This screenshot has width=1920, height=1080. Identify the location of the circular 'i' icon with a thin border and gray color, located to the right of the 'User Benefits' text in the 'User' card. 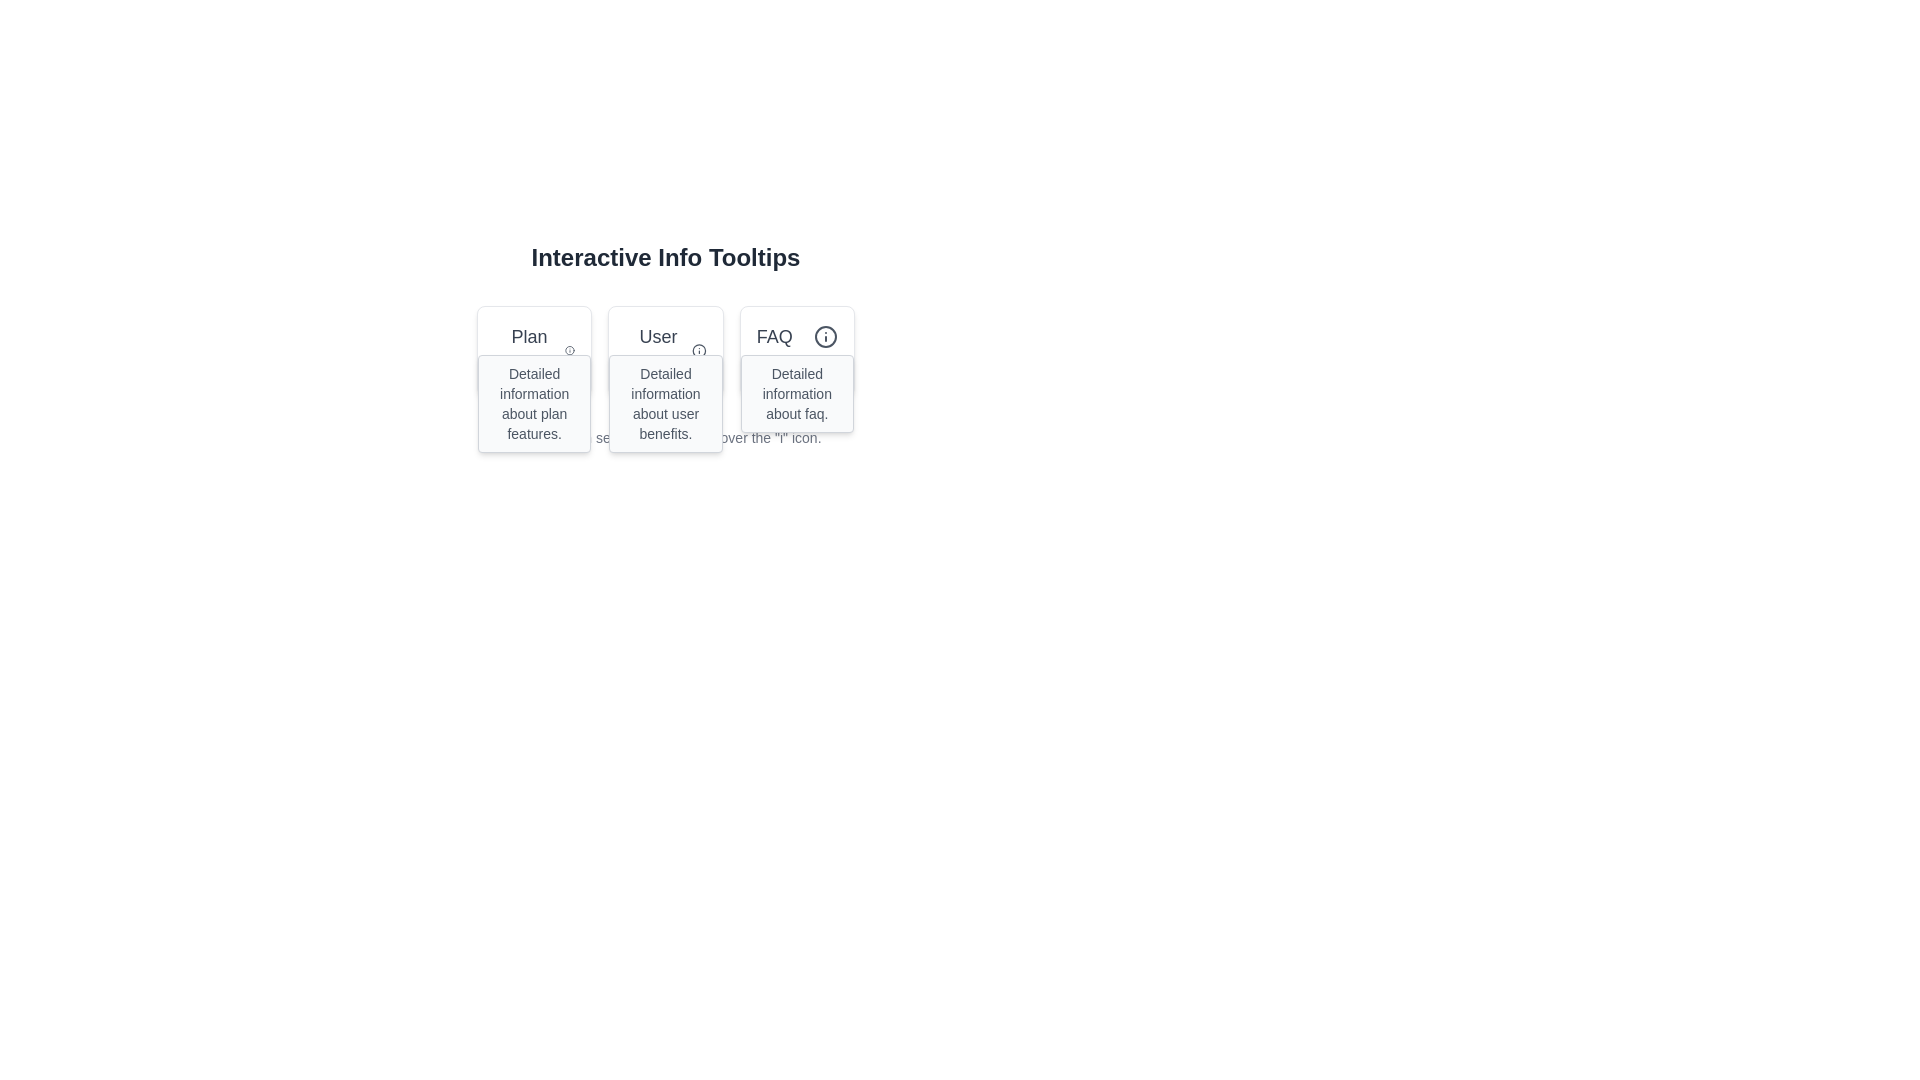
(699, 350).